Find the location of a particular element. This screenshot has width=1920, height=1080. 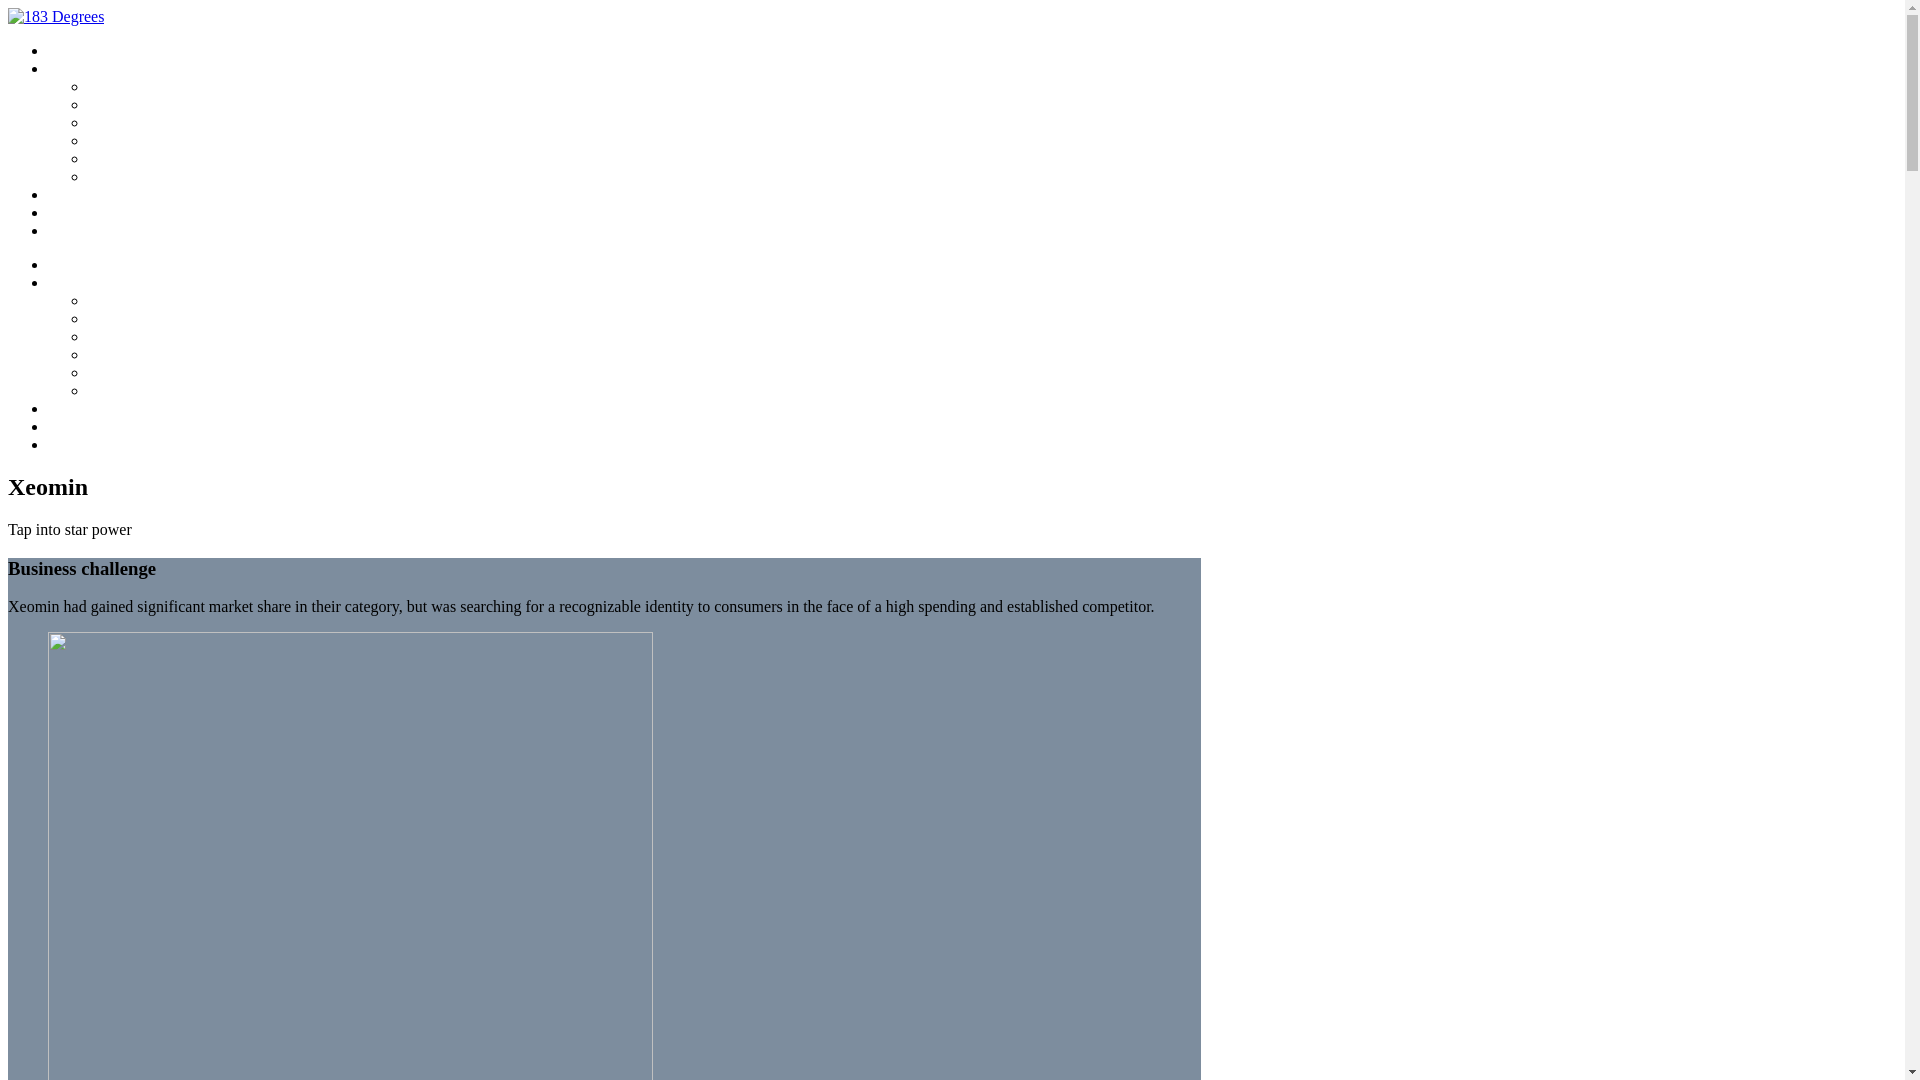

'Ideas' is located at coordinates (48, 443).